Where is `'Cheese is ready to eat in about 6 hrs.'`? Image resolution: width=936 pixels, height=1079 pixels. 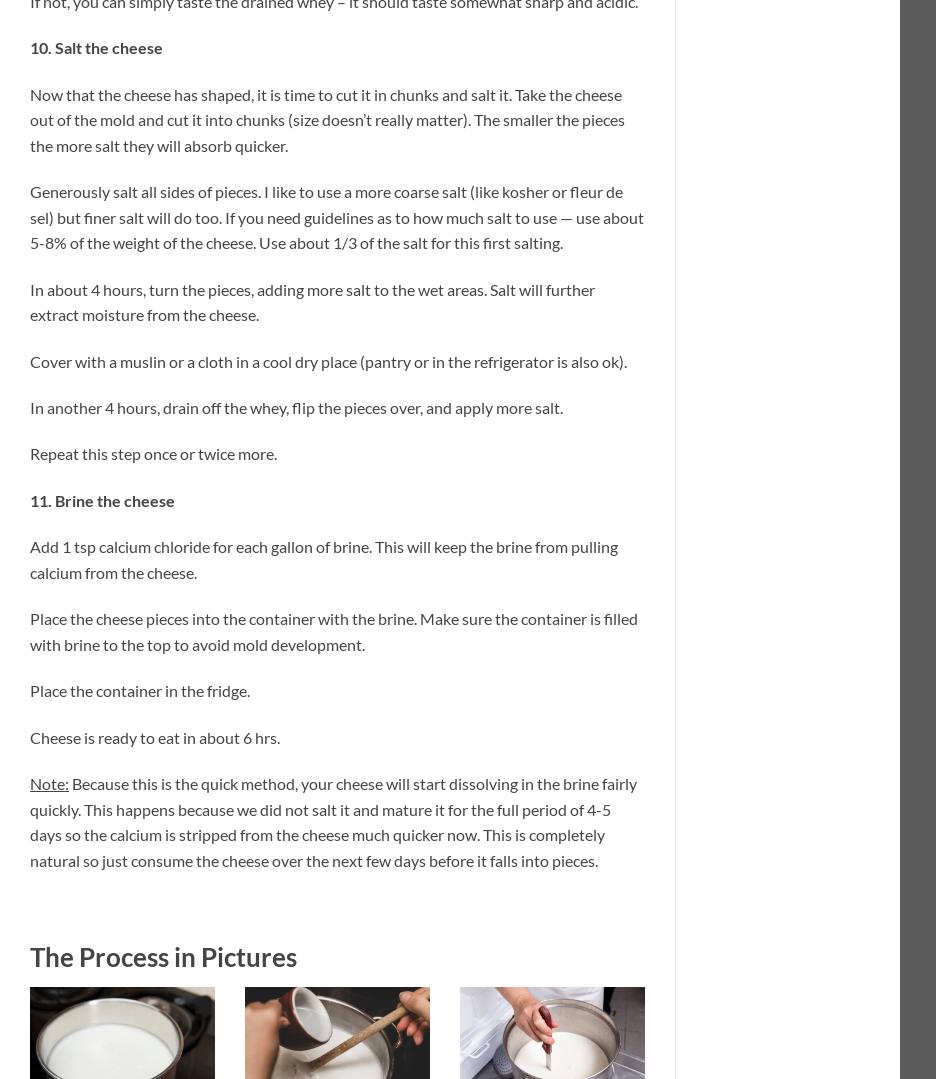 'Cheese is ready to eat in about 6 hrs.' is located at coordinates (155, 735).